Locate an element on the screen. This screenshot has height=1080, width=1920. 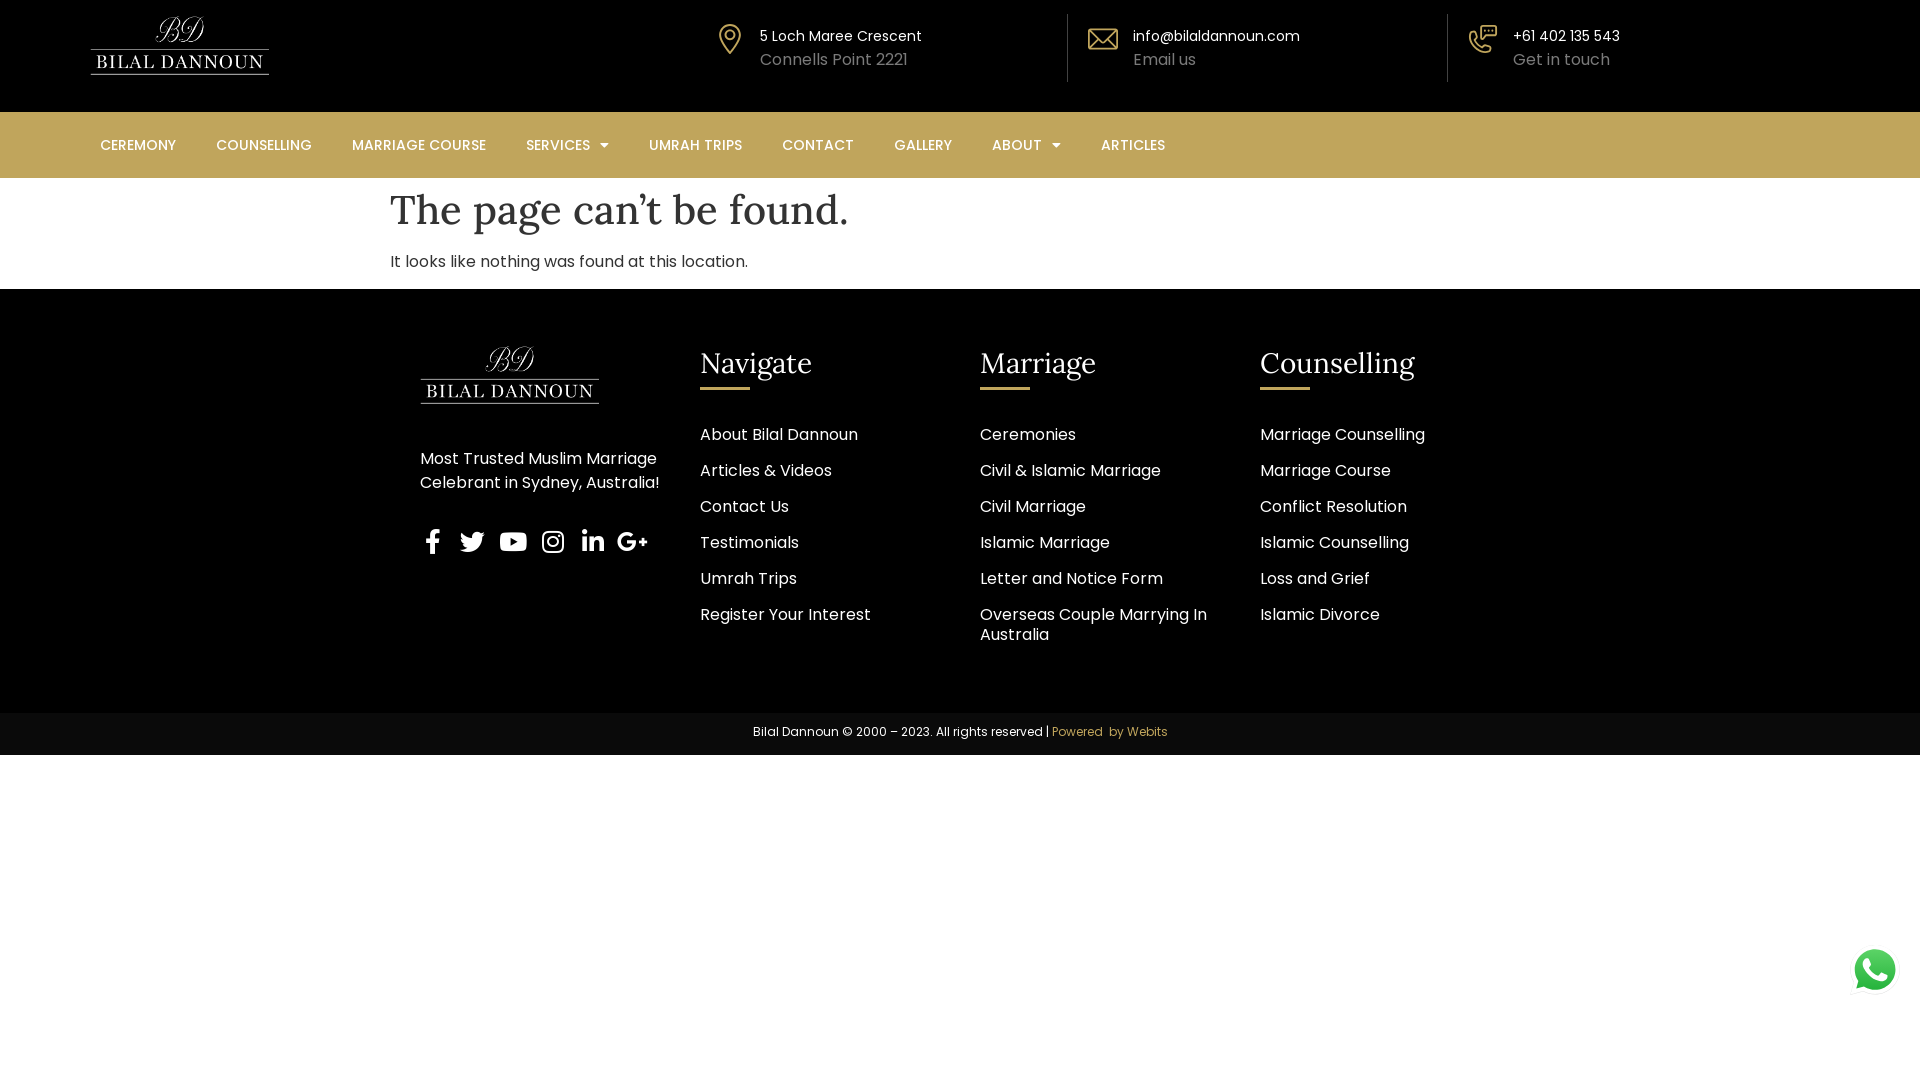
'Islamic Counselling' is located at coordinates (1379, 543).